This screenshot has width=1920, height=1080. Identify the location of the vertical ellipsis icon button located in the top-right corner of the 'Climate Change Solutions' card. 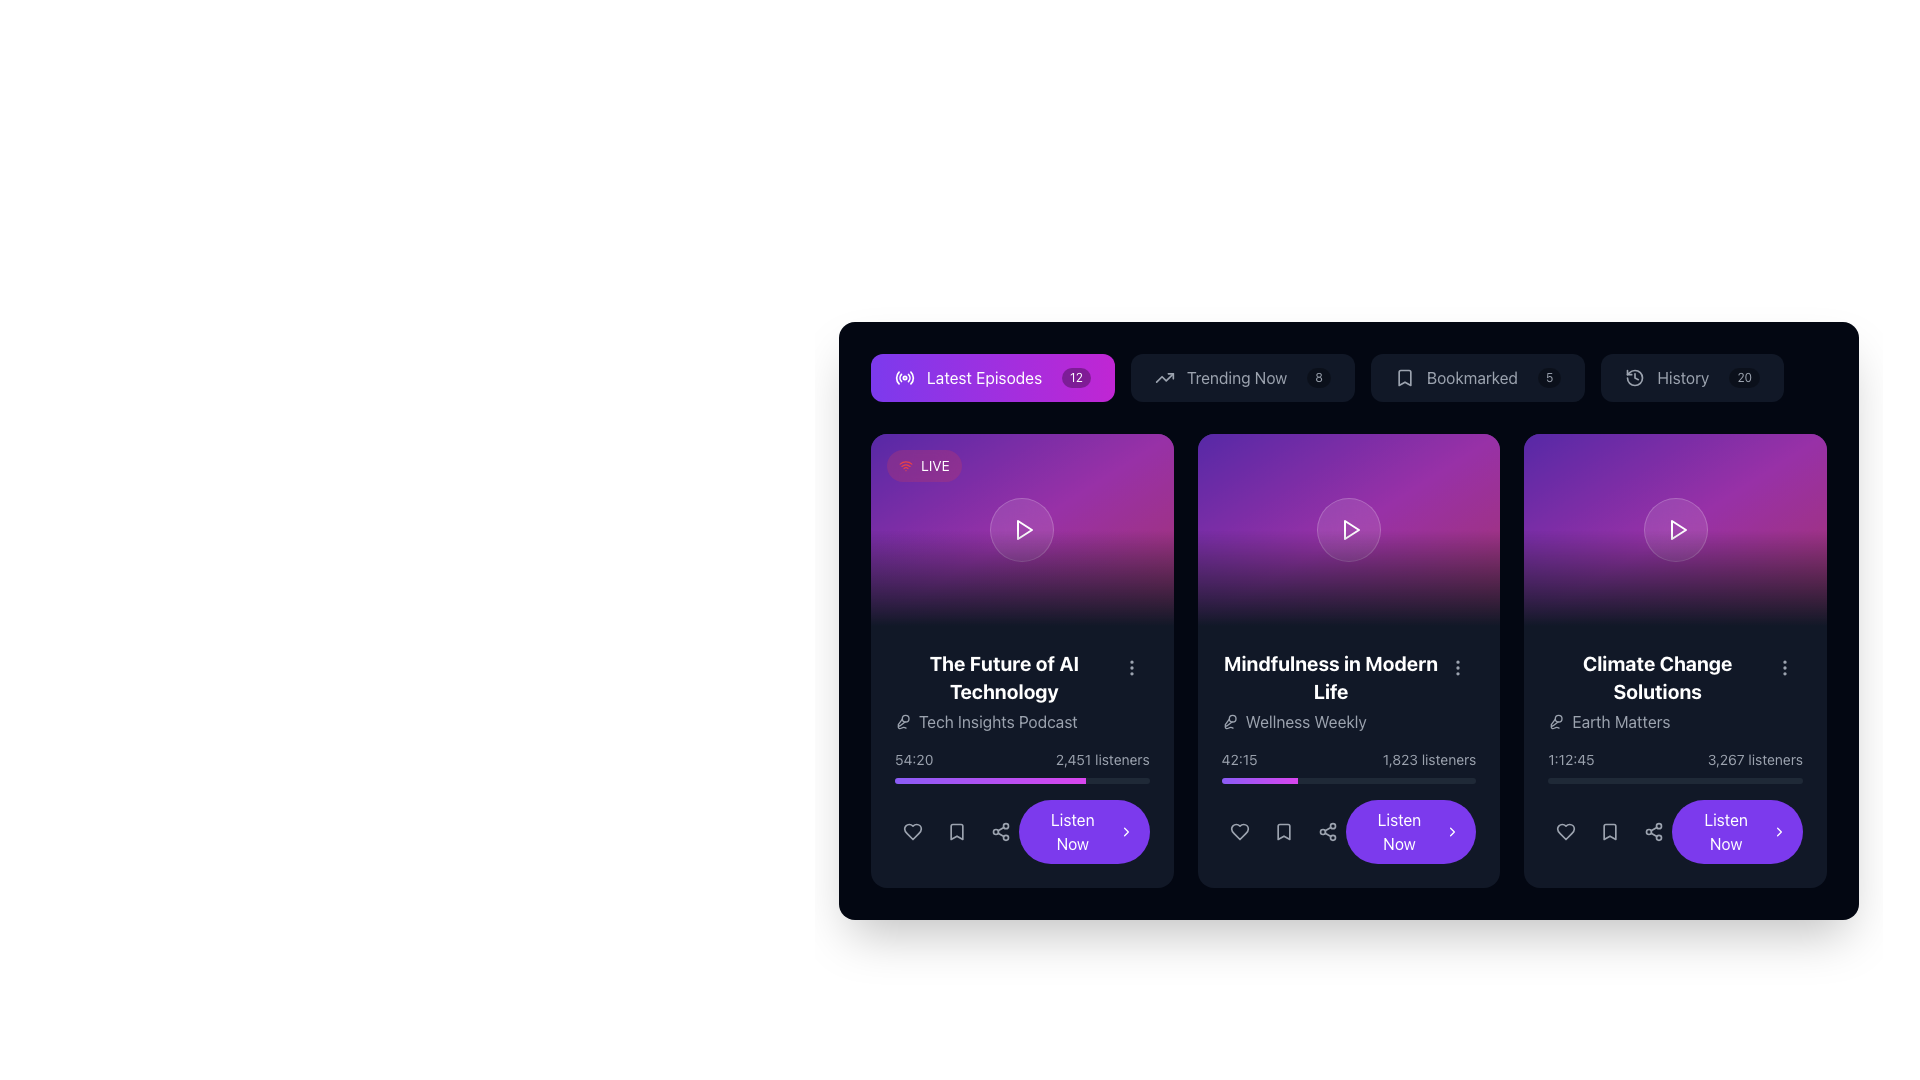
(1785, 667).